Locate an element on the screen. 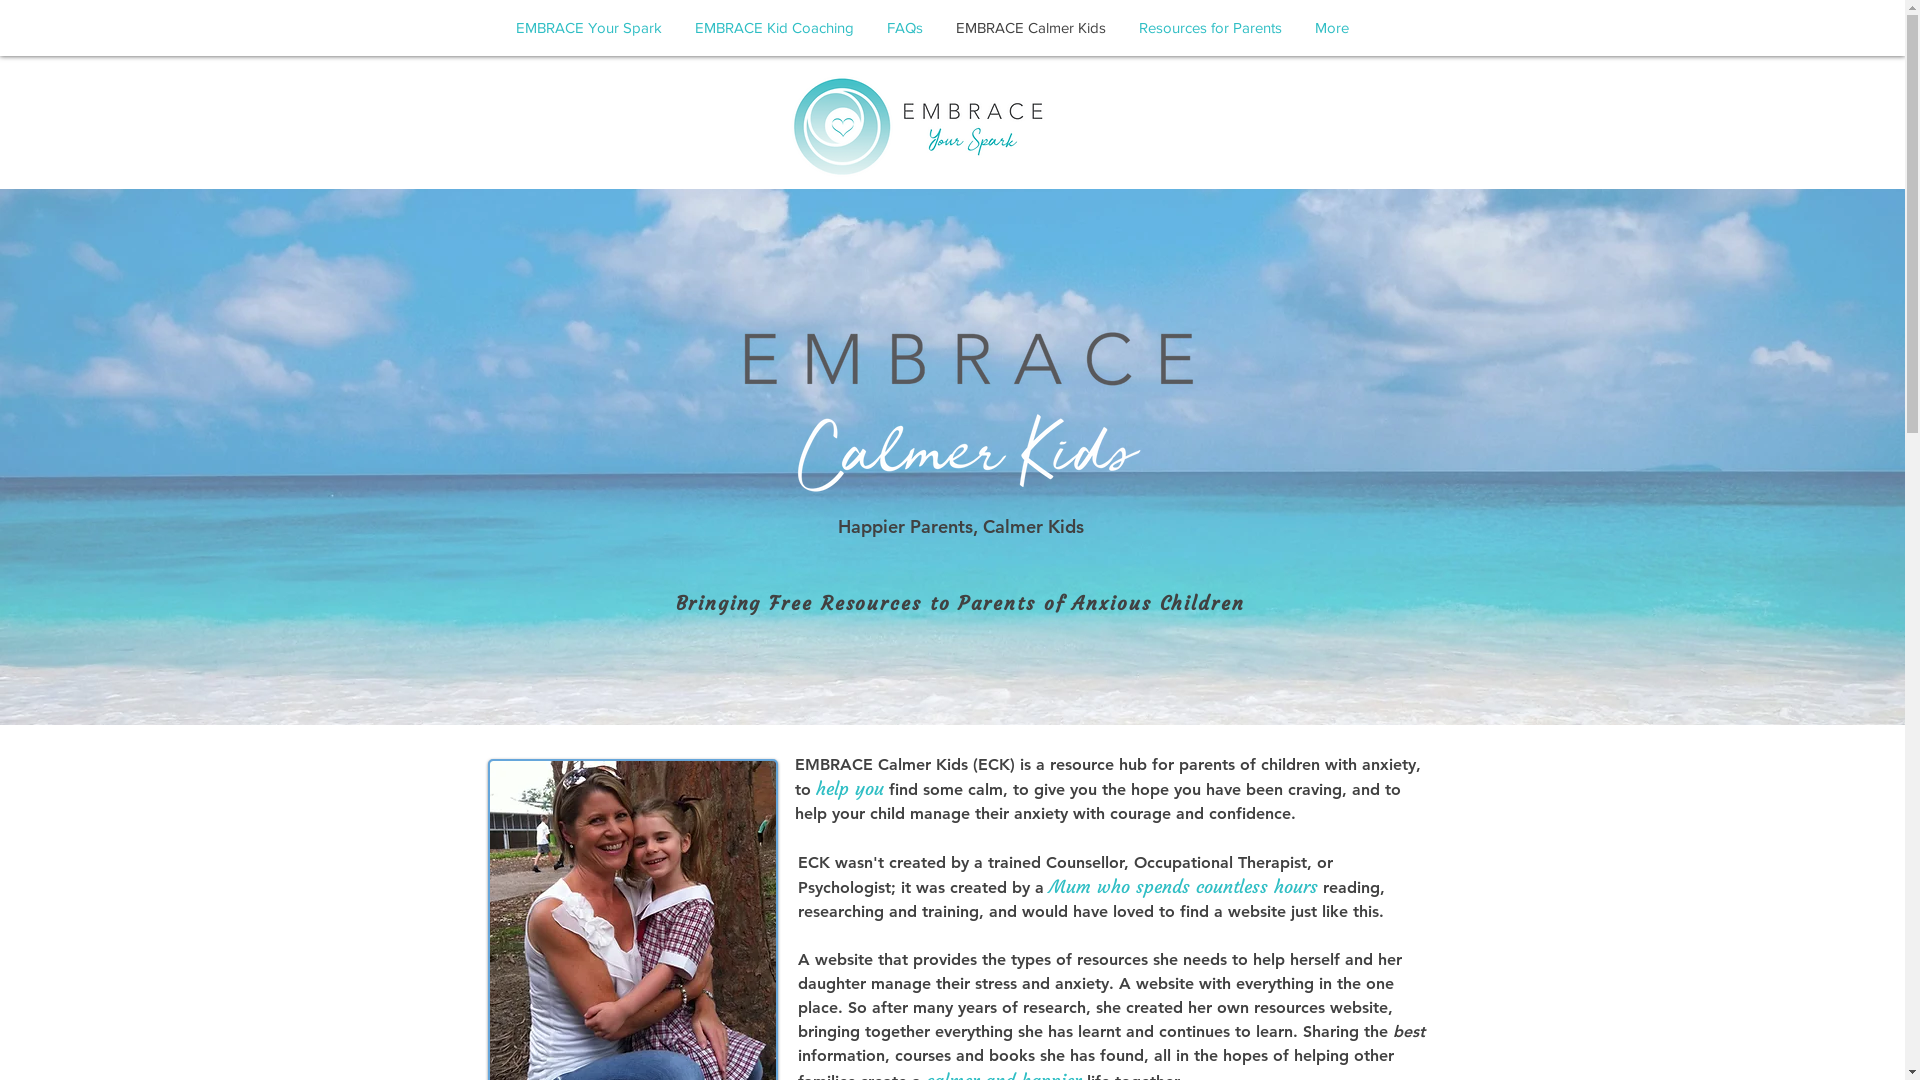 The height and width of the screenshot is (1080, 1920). 'FAQs' is located at coordinates (903, 27).